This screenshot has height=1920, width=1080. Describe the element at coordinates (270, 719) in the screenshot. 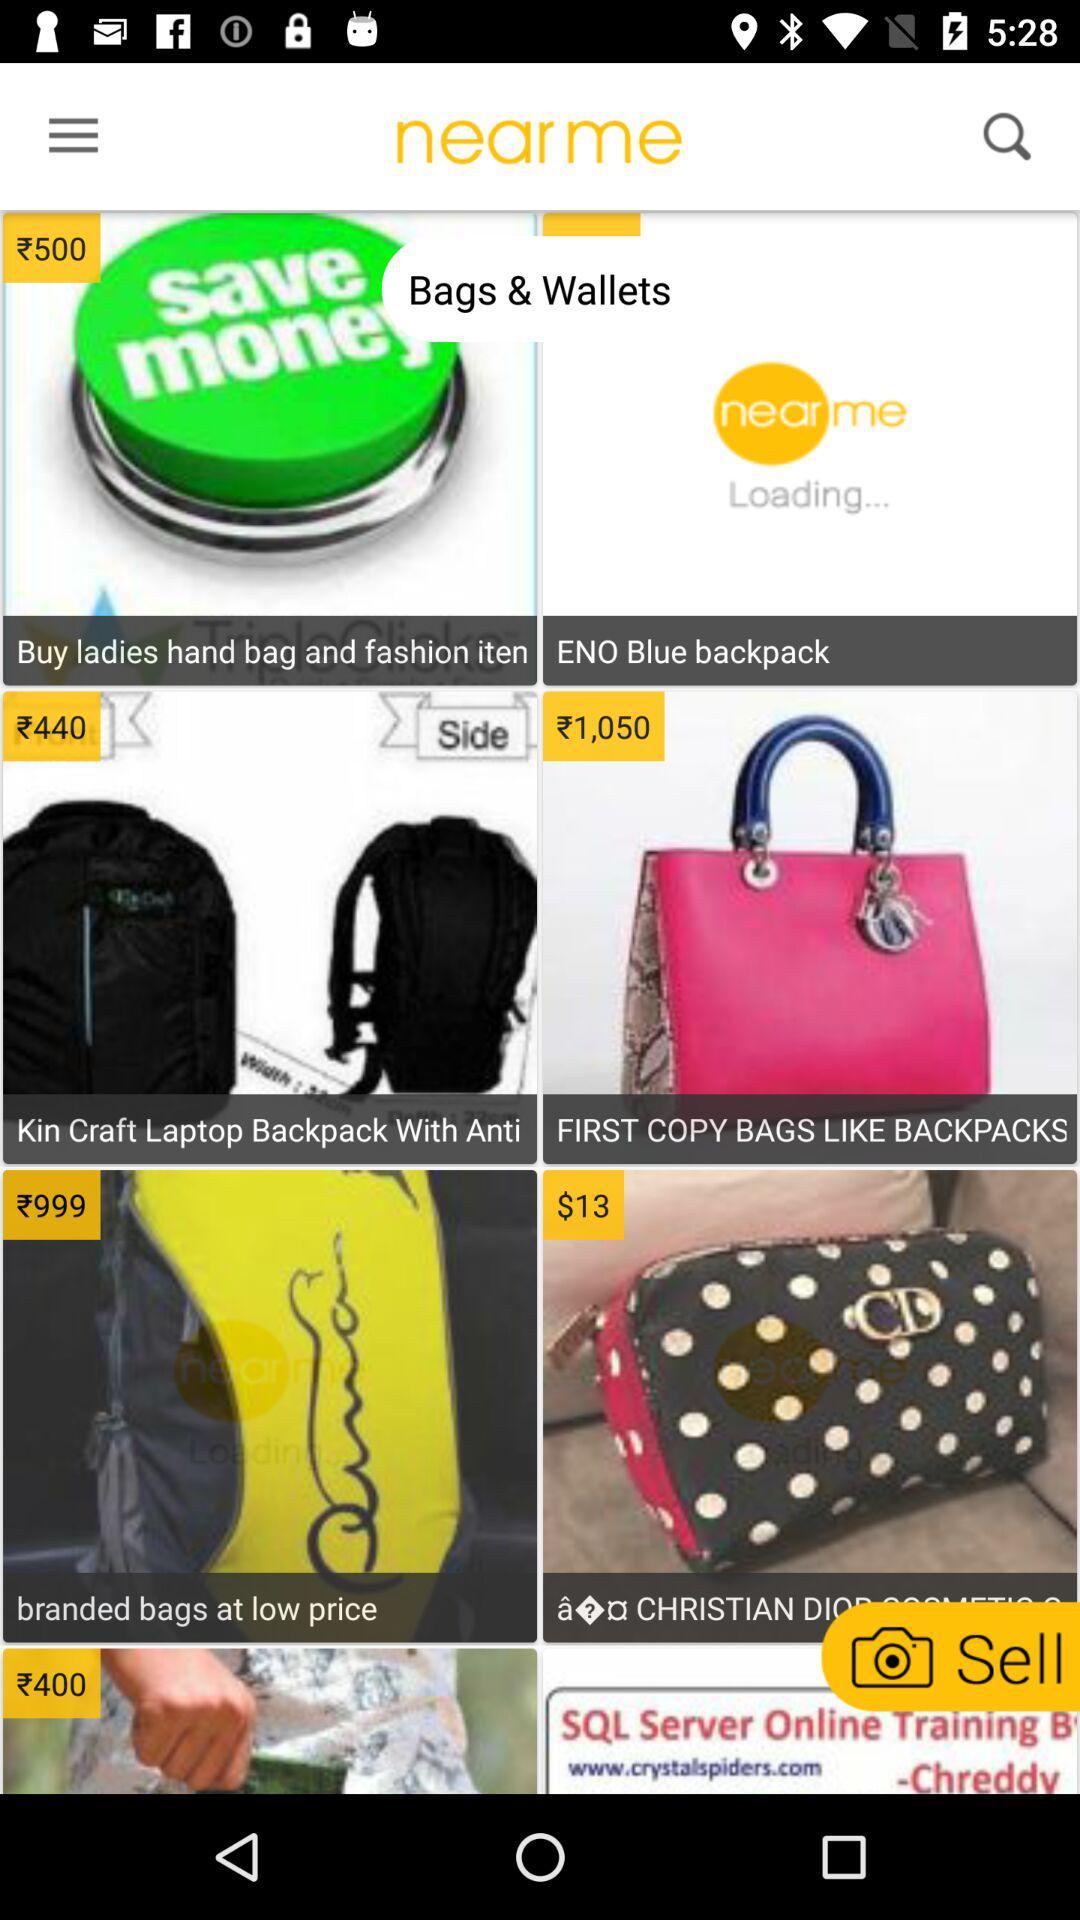

I see `open buy menu` at that location.